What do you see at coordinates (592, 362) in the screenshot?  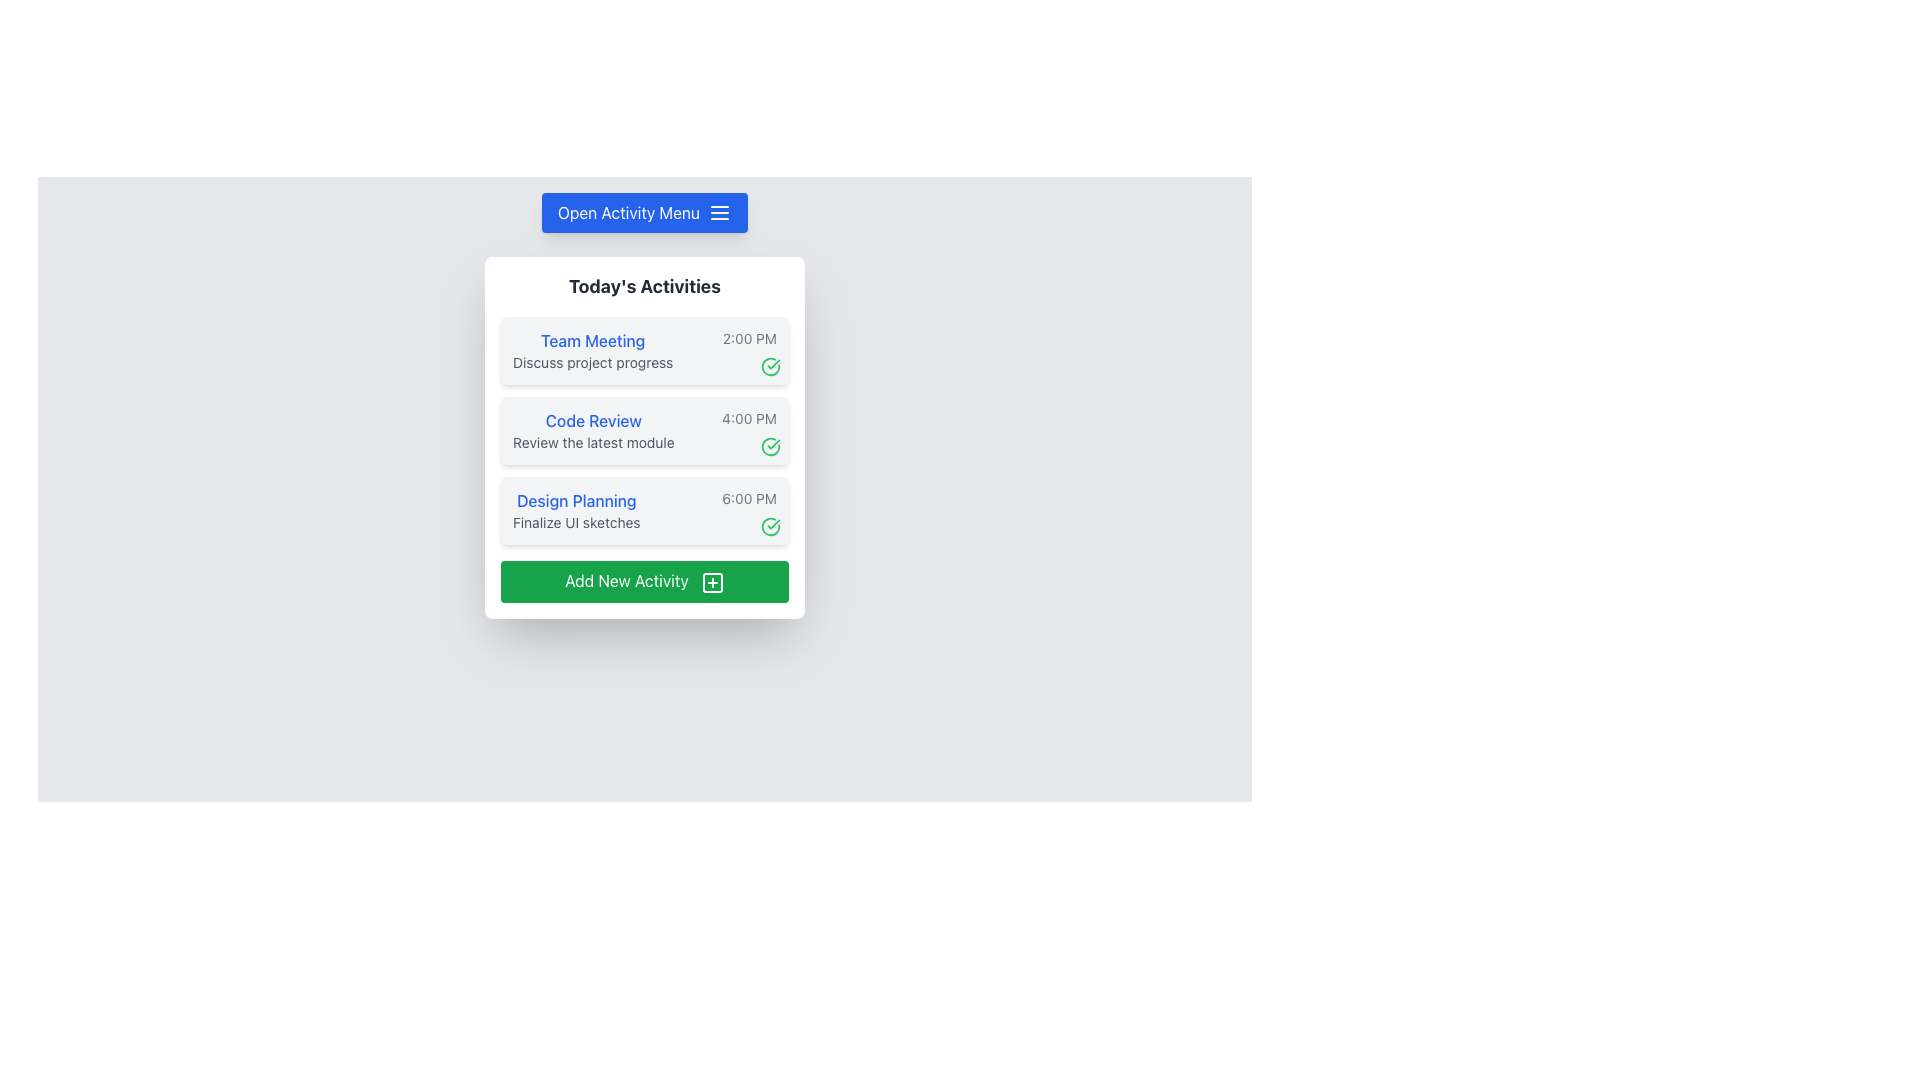 I see `text content of the descriptive subtitle label located under the 'Team Meeting' heading` at bounding box center [592, 362].